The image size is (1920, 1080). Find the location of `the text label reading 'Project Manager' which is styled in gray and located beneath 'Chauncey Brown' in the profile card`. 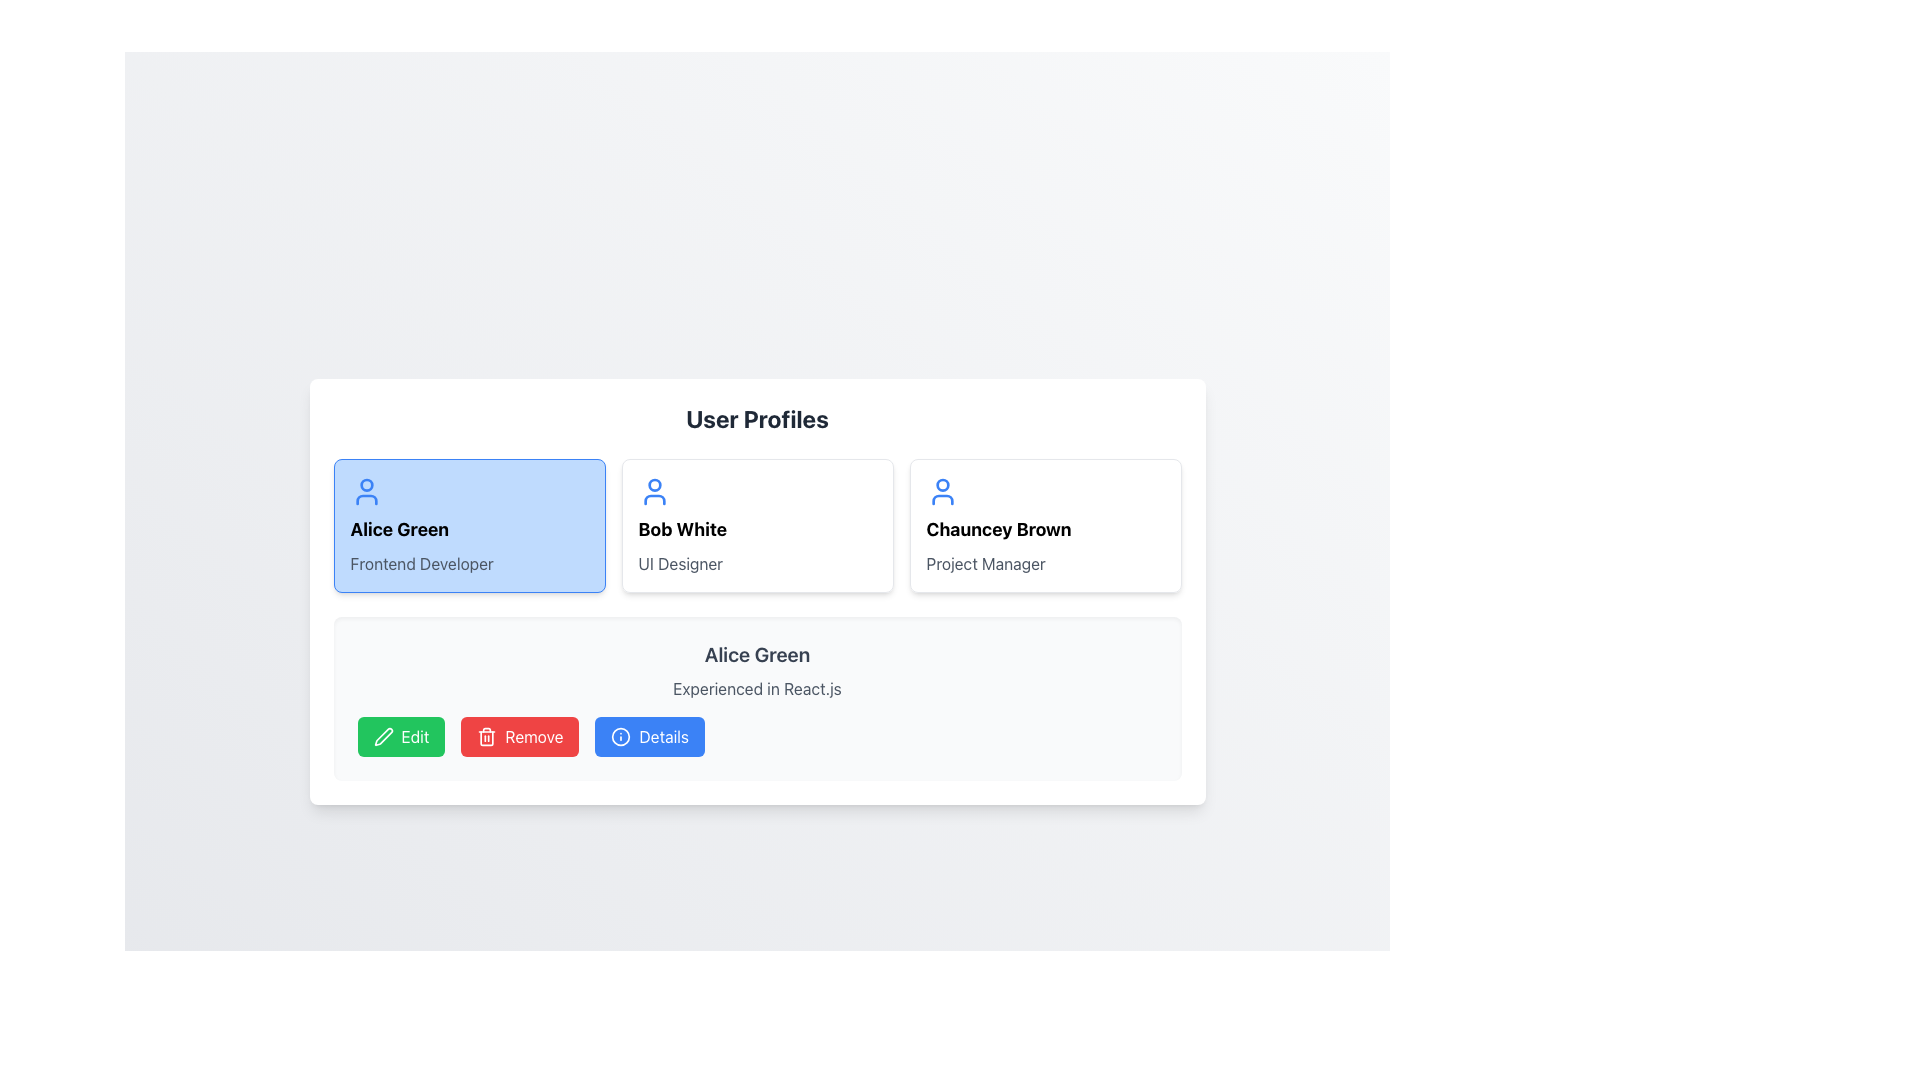

the text label reading 'Project Manager' which is styled in gray and located beneath 'Chauncey Brown' in the profile card is located at coordinates (986, 563).